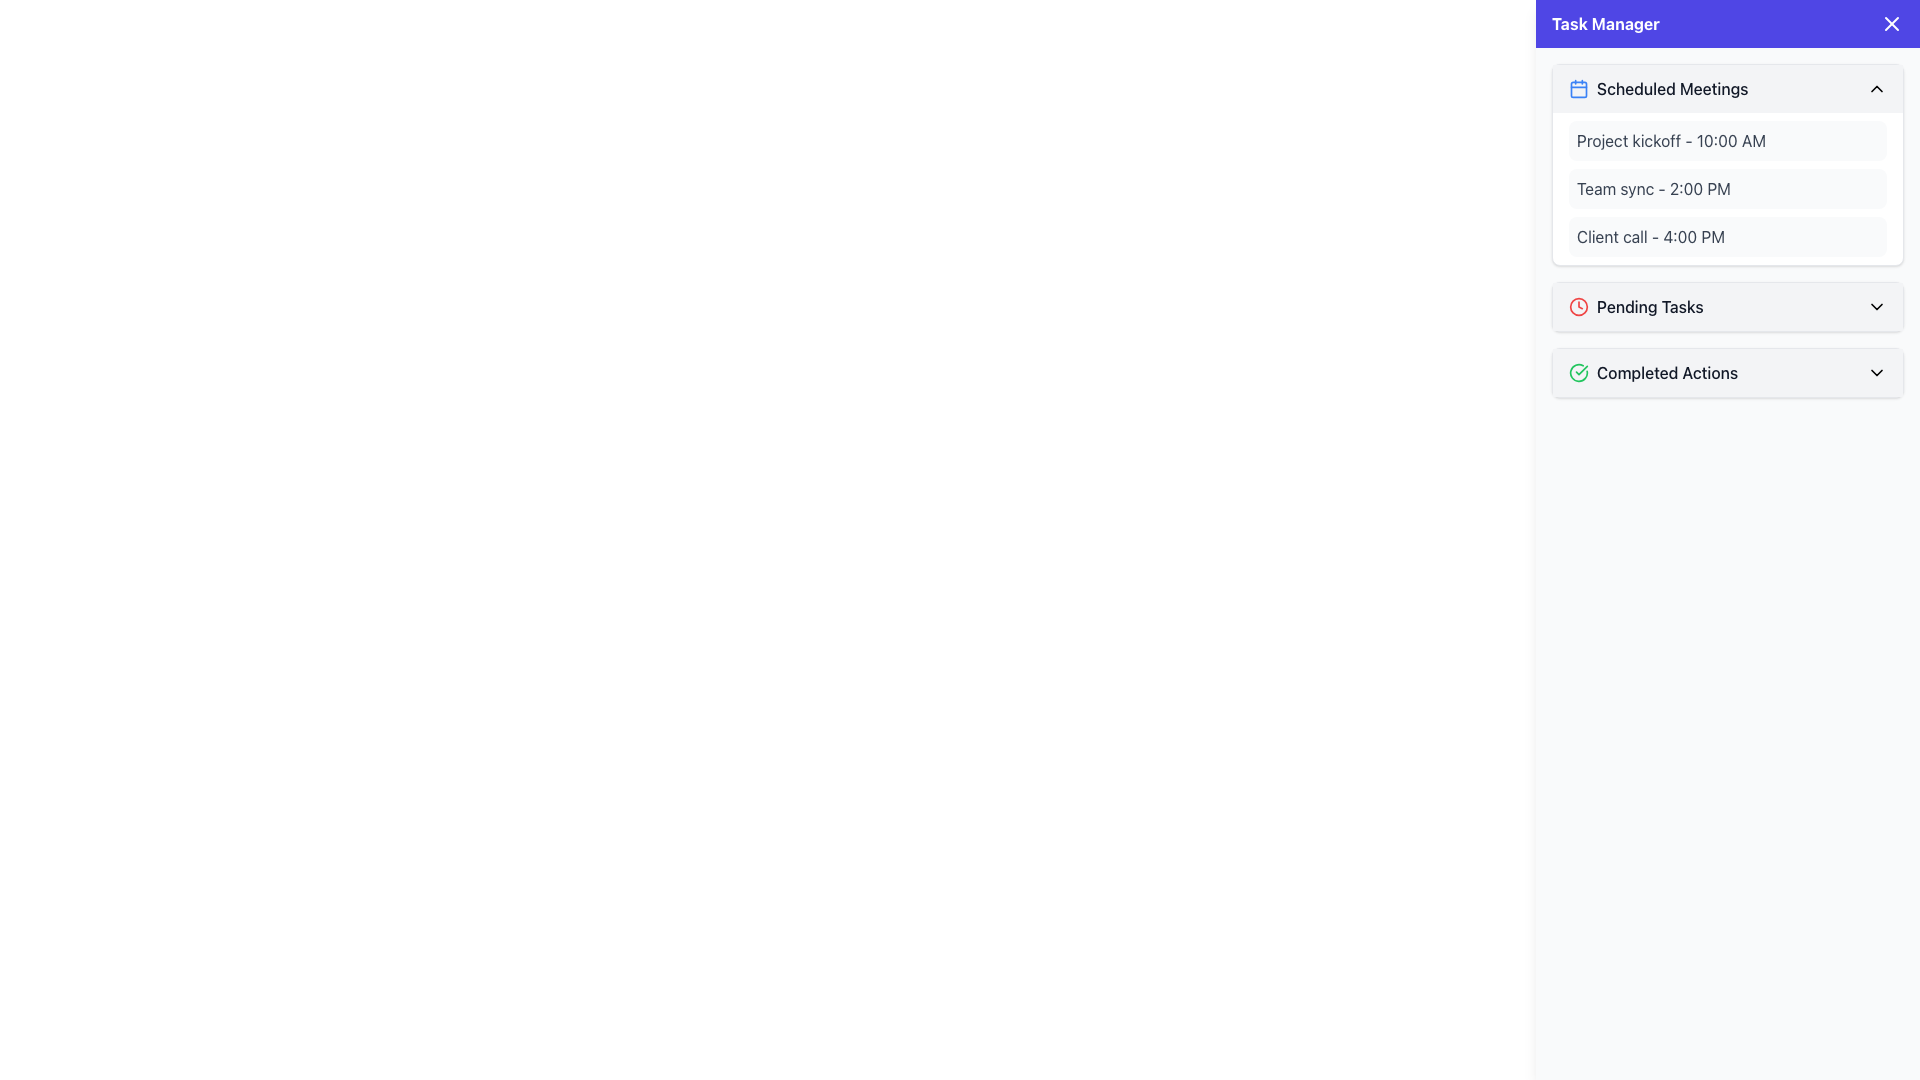 The image size is (1920, 1080). I want to click on the first collapsible section that displays a list of scheduled meetings, so click(1727, 164).